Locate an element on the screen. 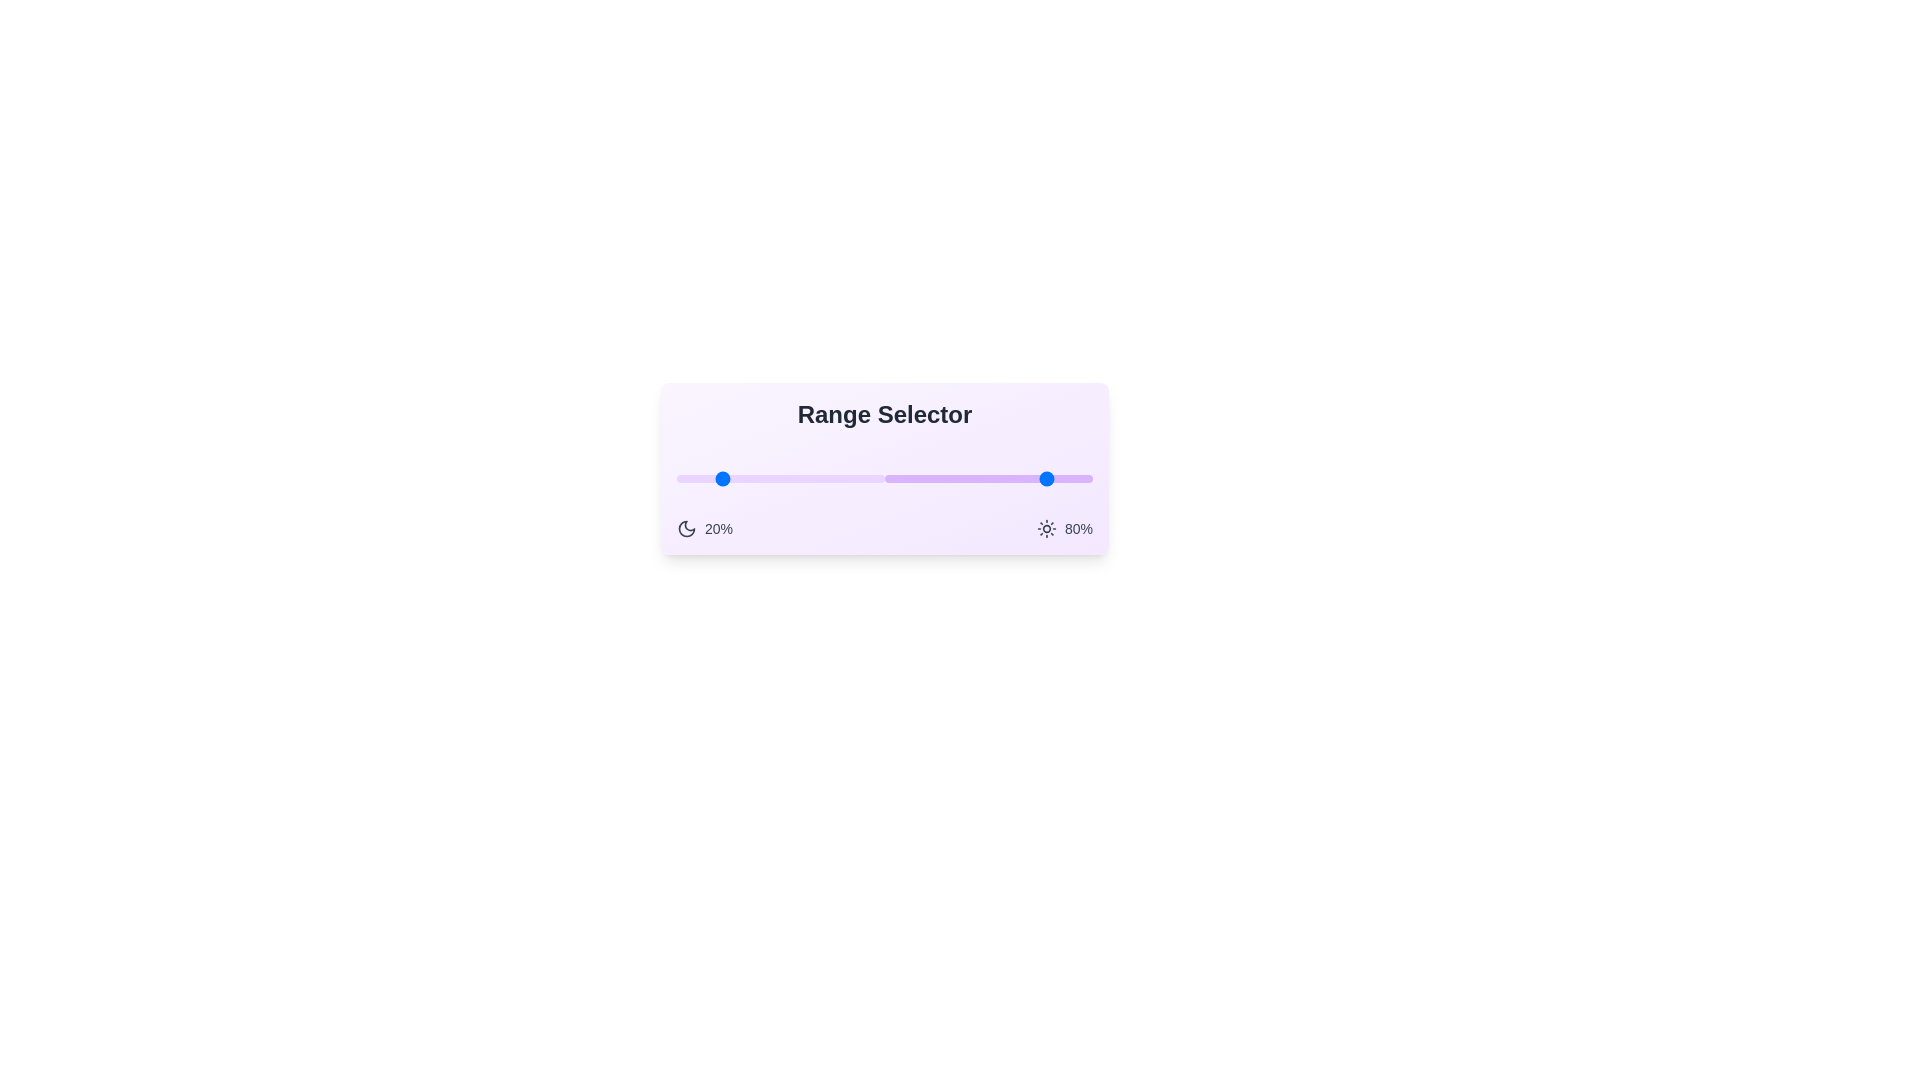 The height and width of the screenshot is (1080, 1920). the lower bound of the range to 5% by dragging the left slider is located at coordinates (687, 478).